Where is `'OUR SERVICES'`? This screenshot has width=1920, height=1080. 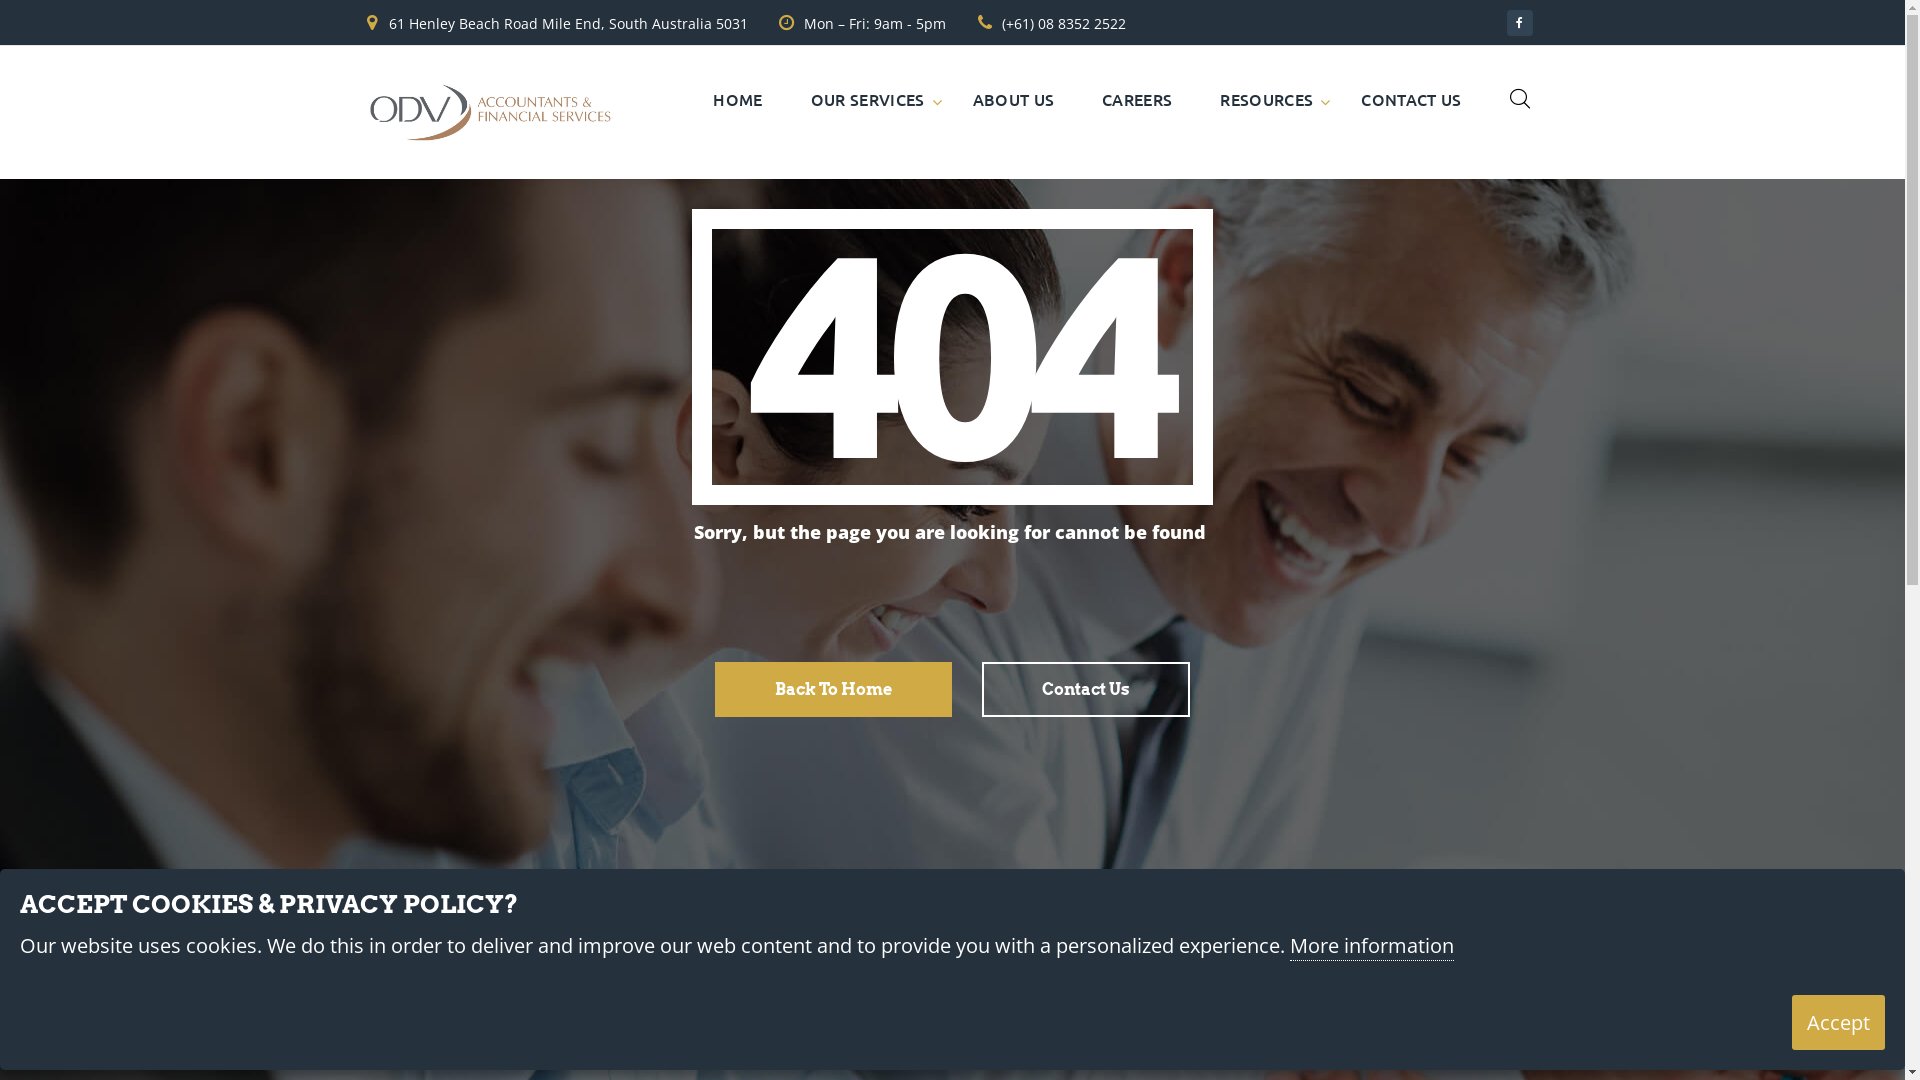 'OUR SERVICES' is located at coordinates (868, 99).